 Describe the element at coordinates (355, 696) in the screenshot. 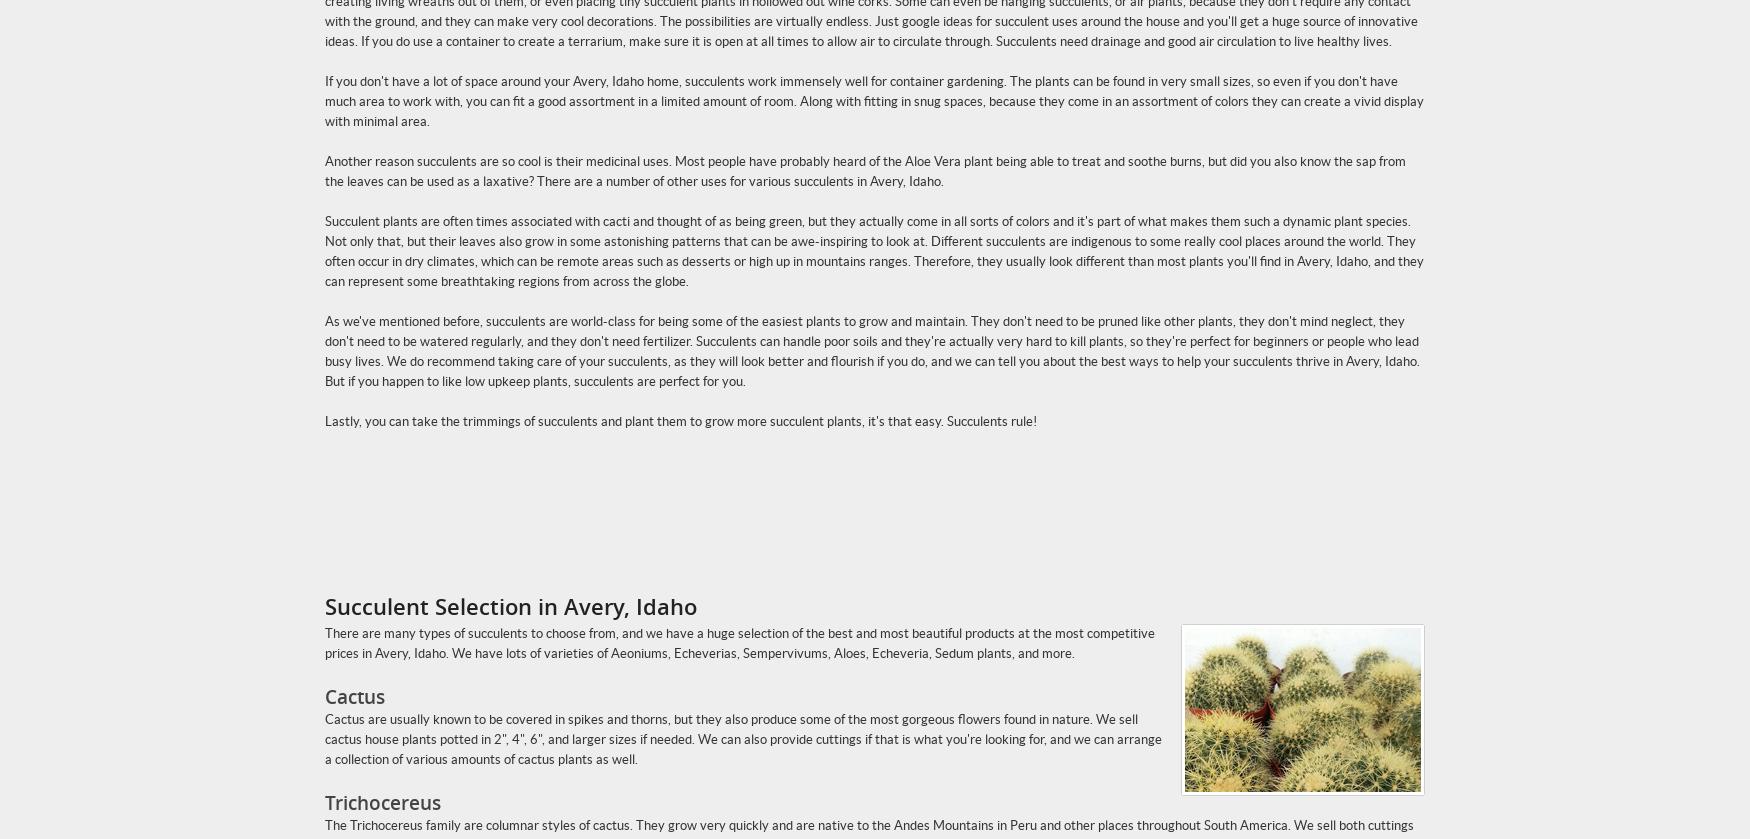

I see `'Cactus'` at that location.